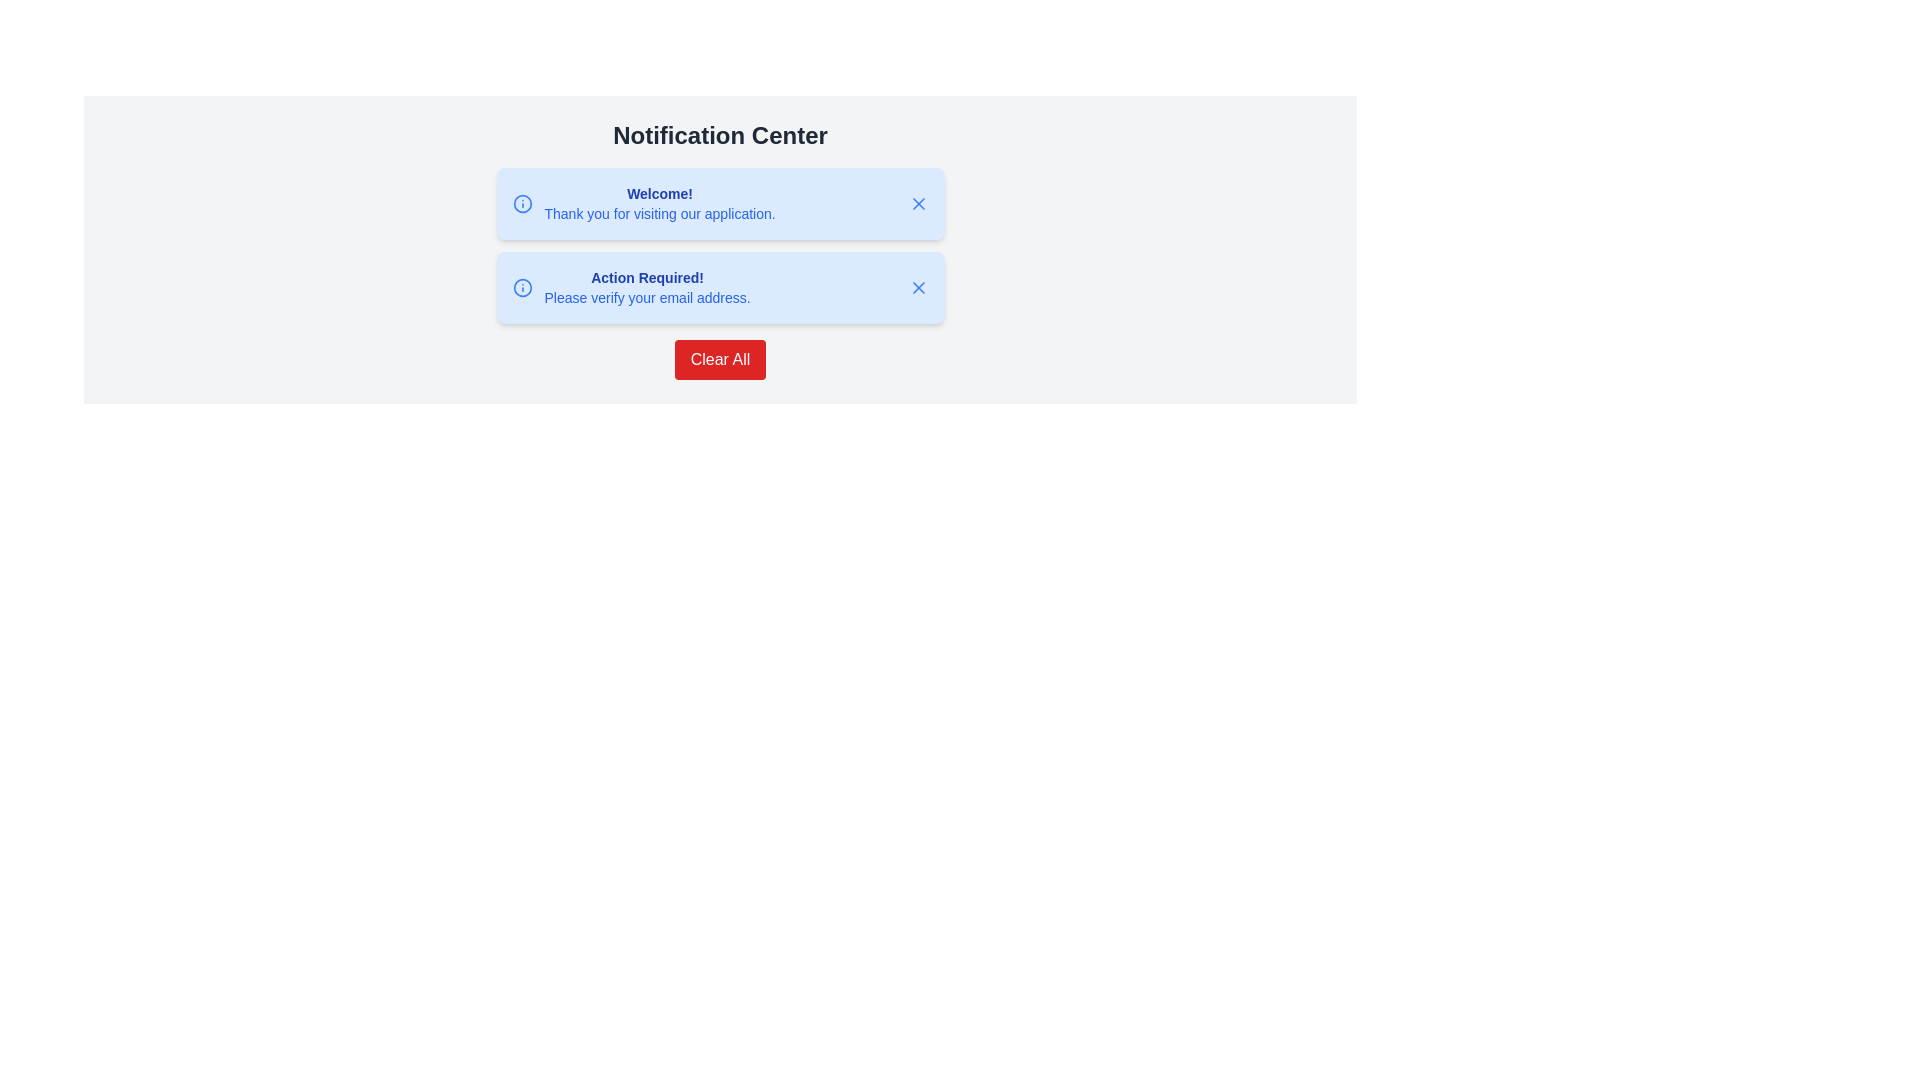  I want to click on header text summarizing the purpose of the Notification Center, which is positioned above the informational cards and button, so click(720, 135).